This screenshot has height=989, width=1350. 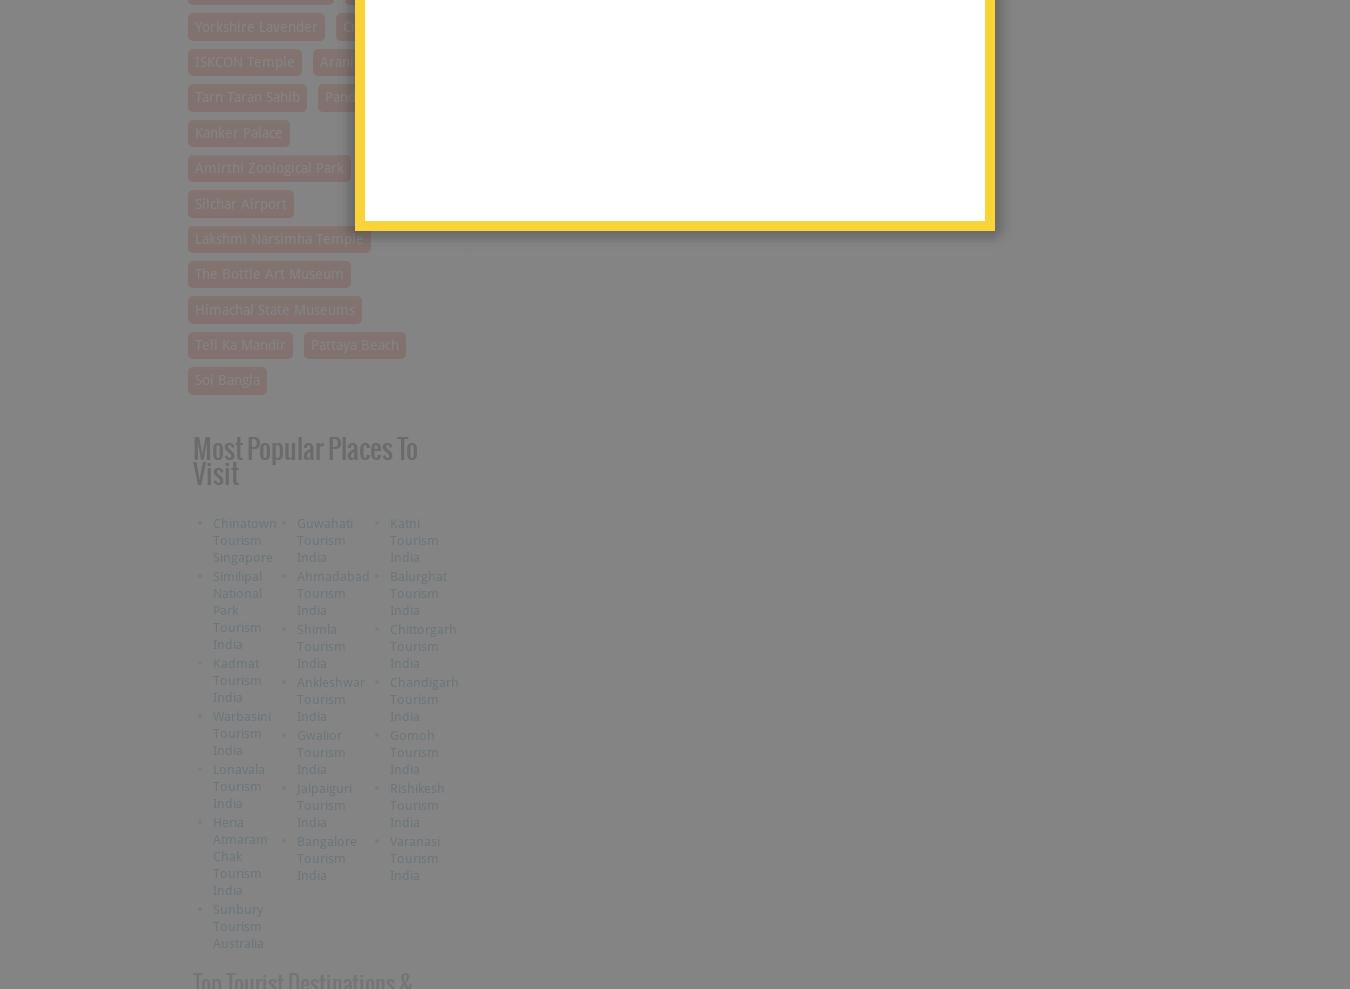 What do you see at coordinates (388, 857) in the screenshot?
I see `'Varanasi Tourism  India'` at bounding box center [388, 857].